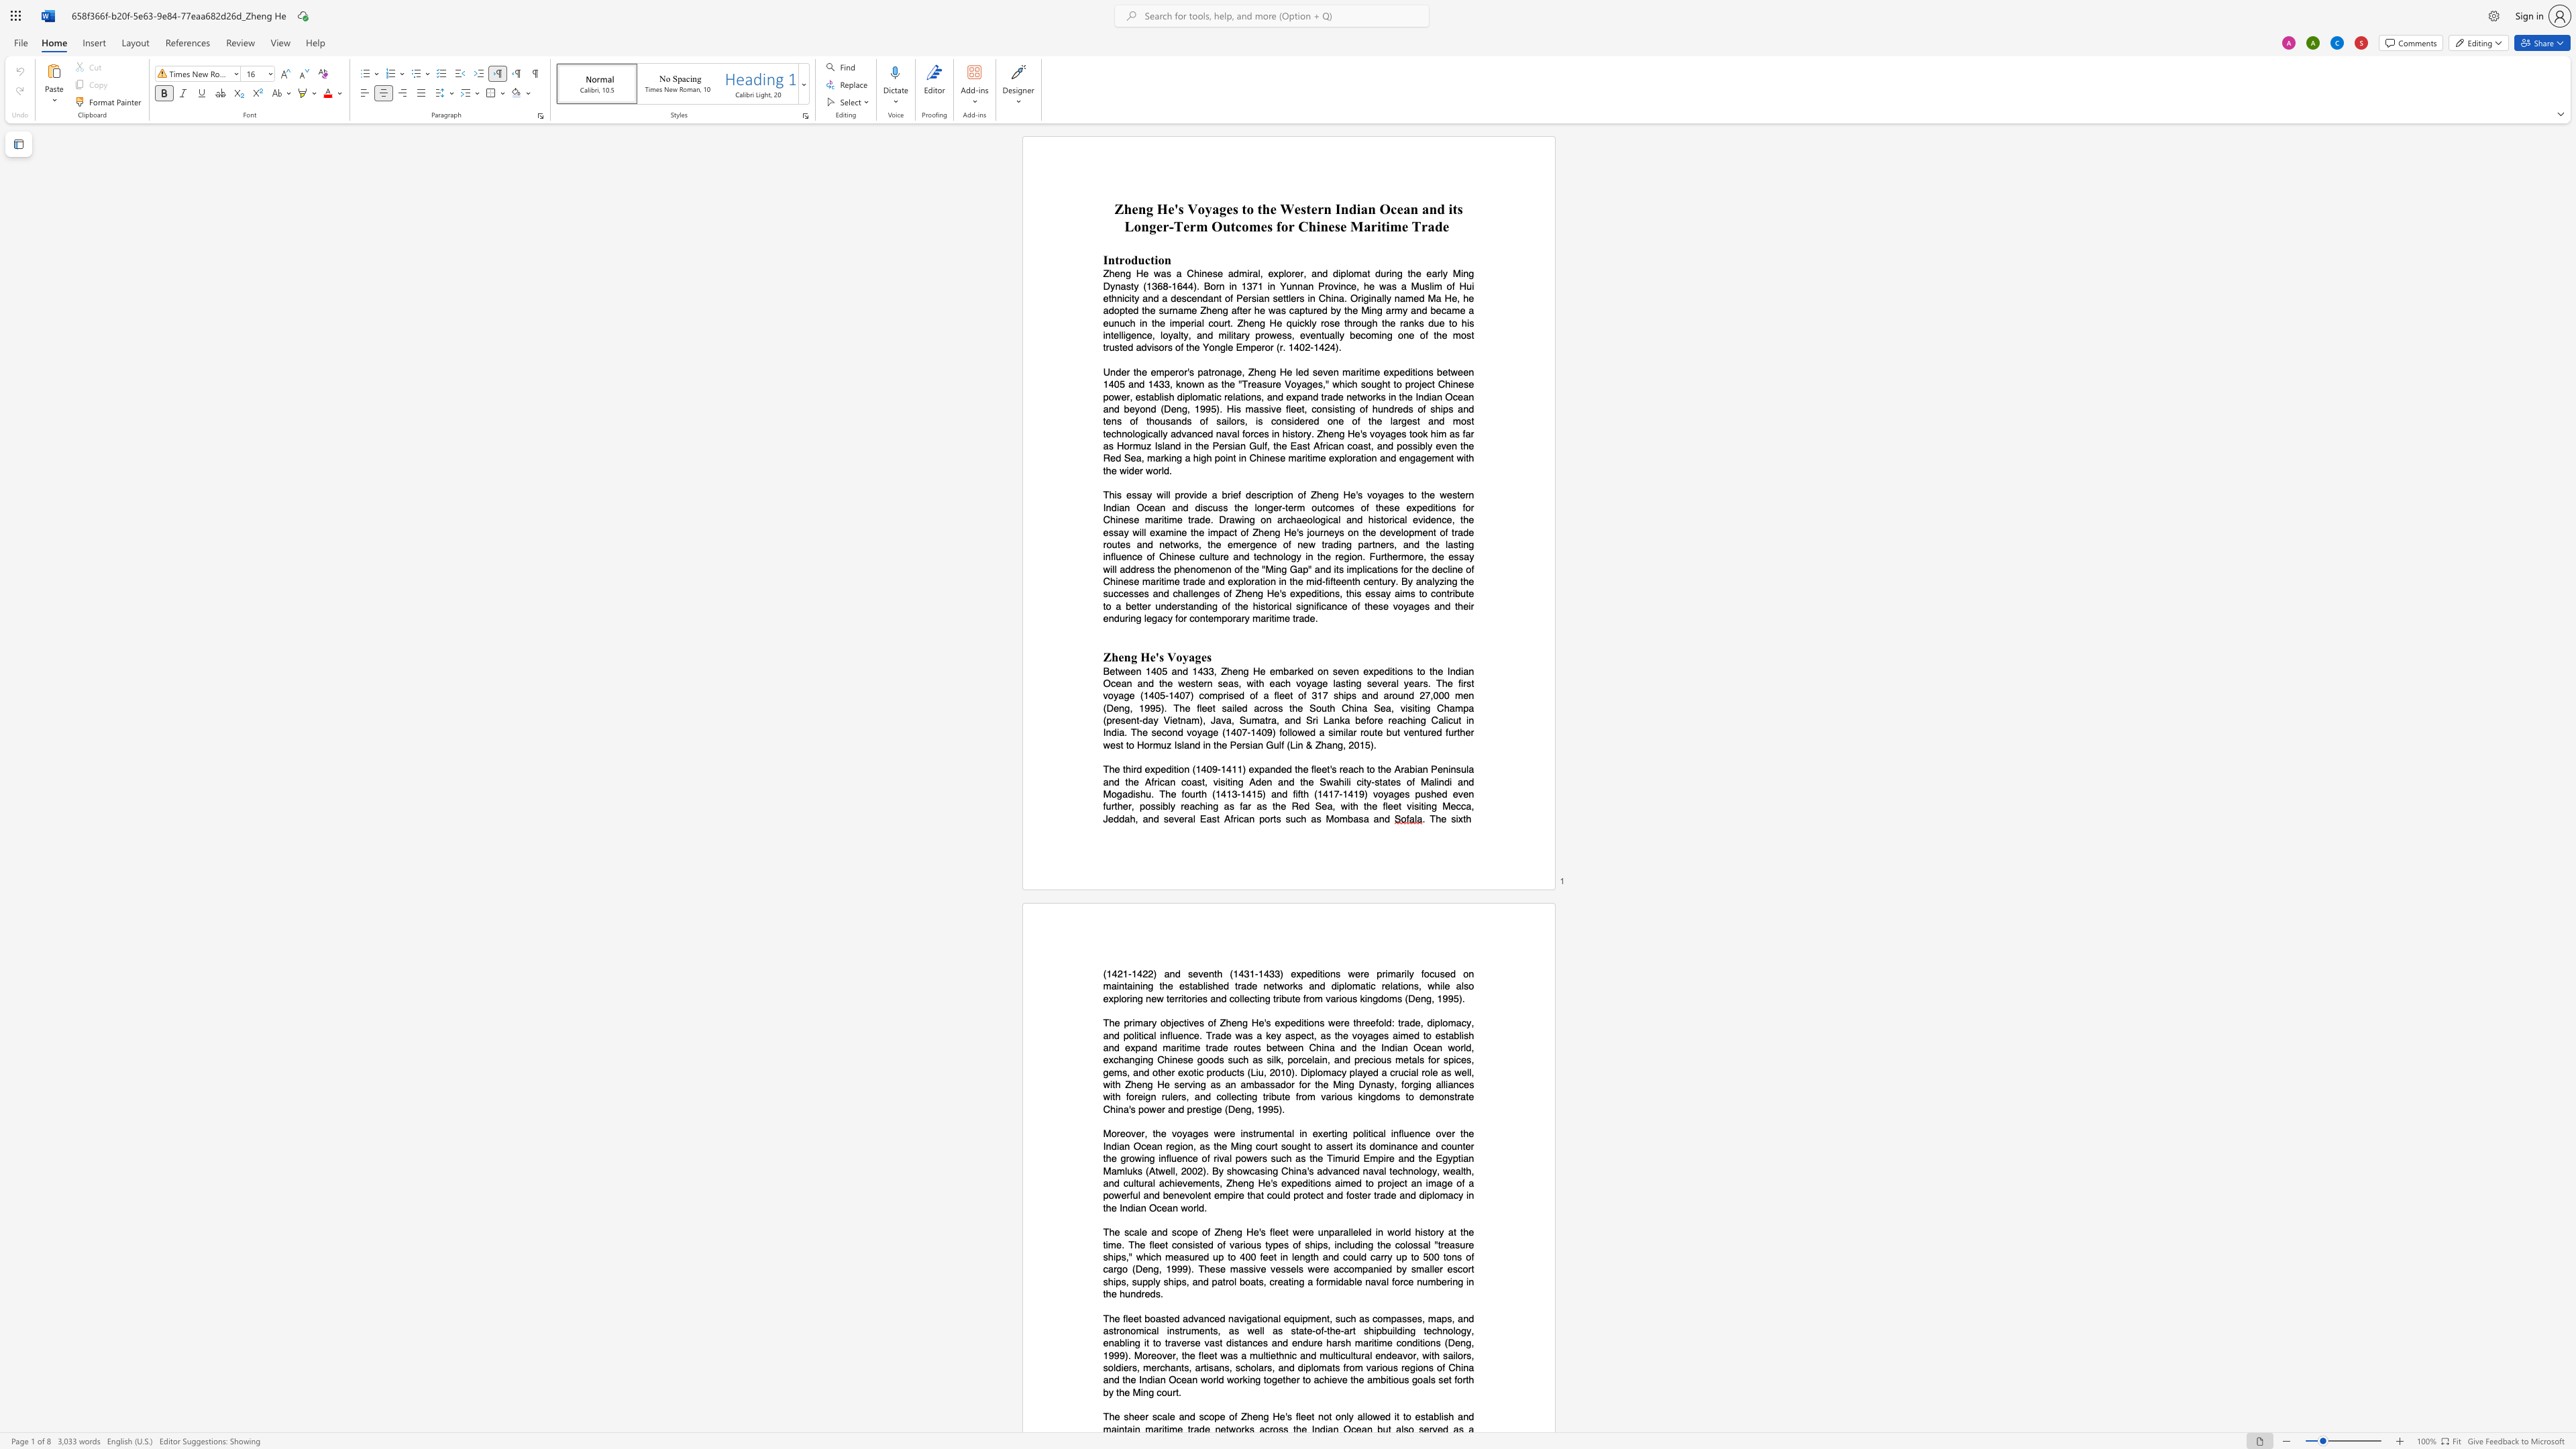  Describe the element at coordinates (1133, 384) in the screenshot. I see `the subset text "nd 1433, known as the" within the text "Under the emperor"` at that location.